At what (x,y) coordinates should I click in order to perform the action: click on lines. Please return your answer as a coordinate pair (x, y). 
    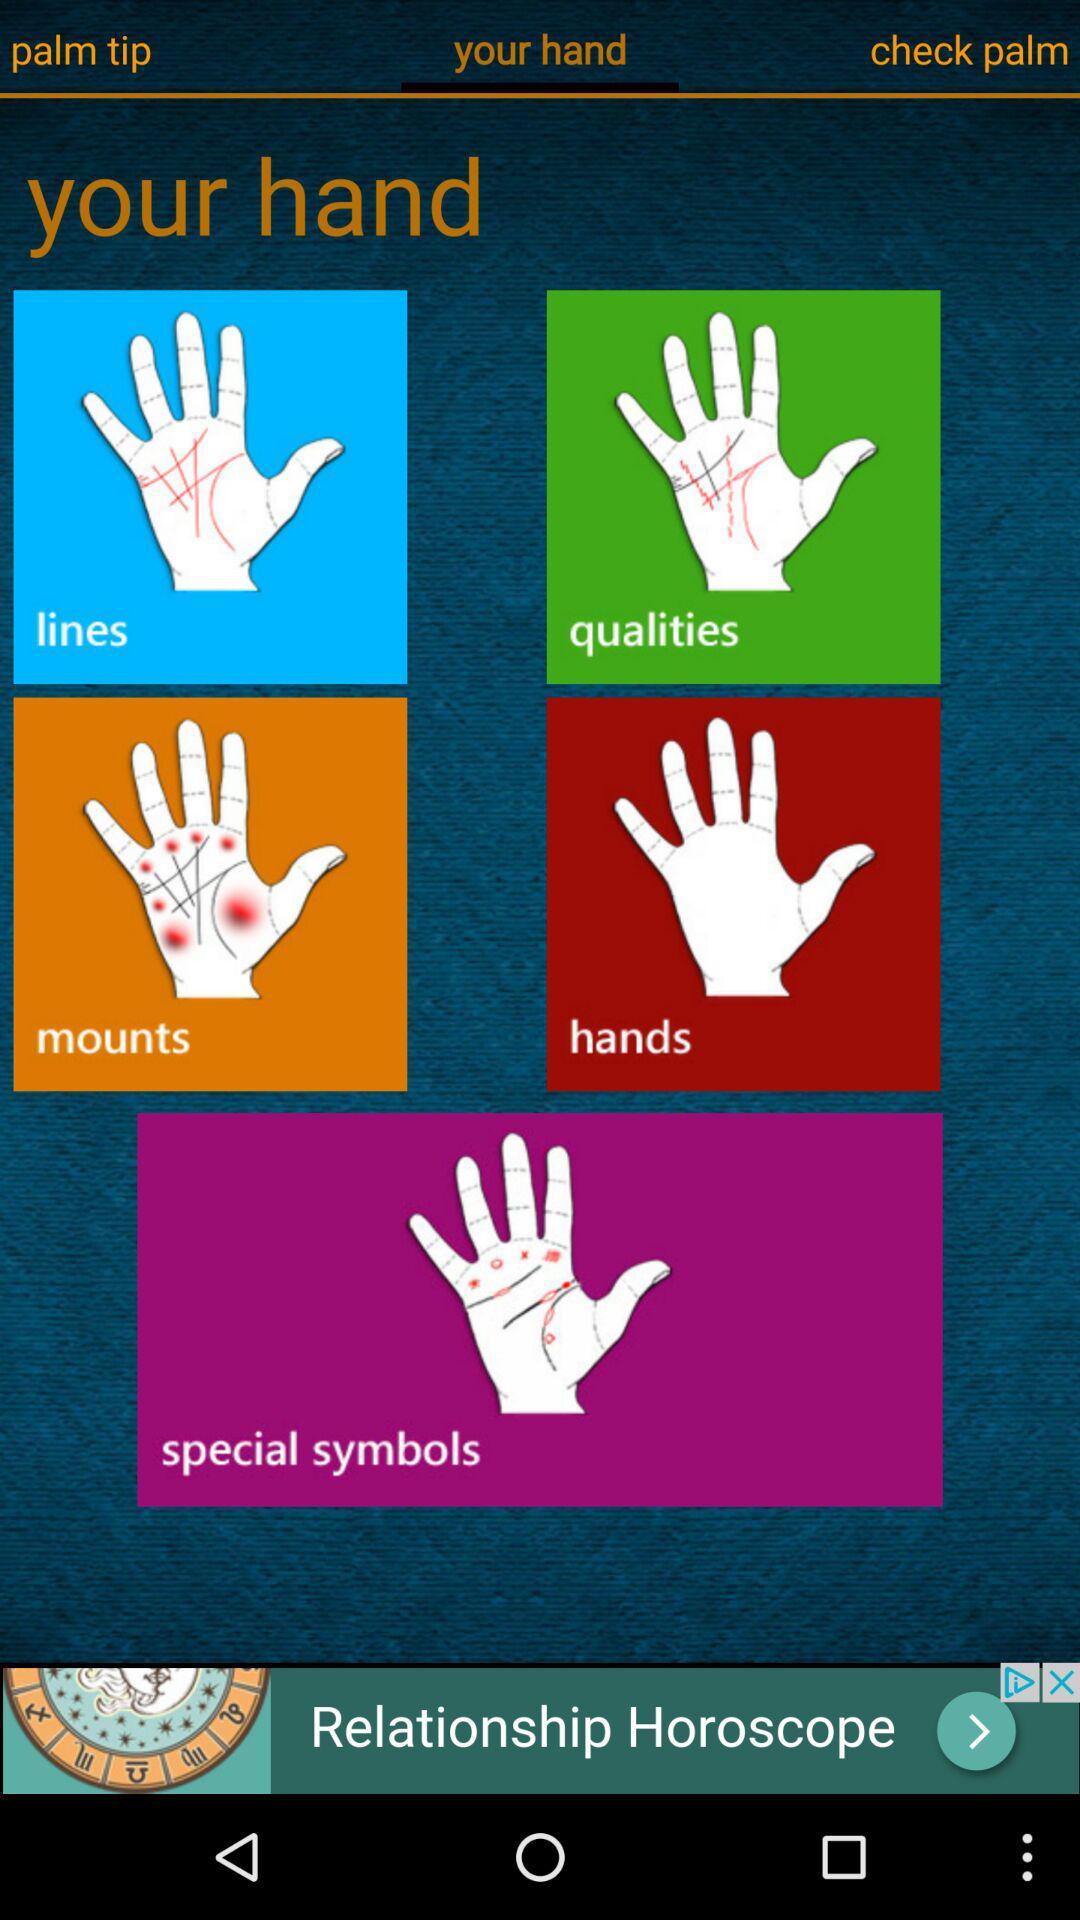
    Looking at the image, I should click on (210, 487).